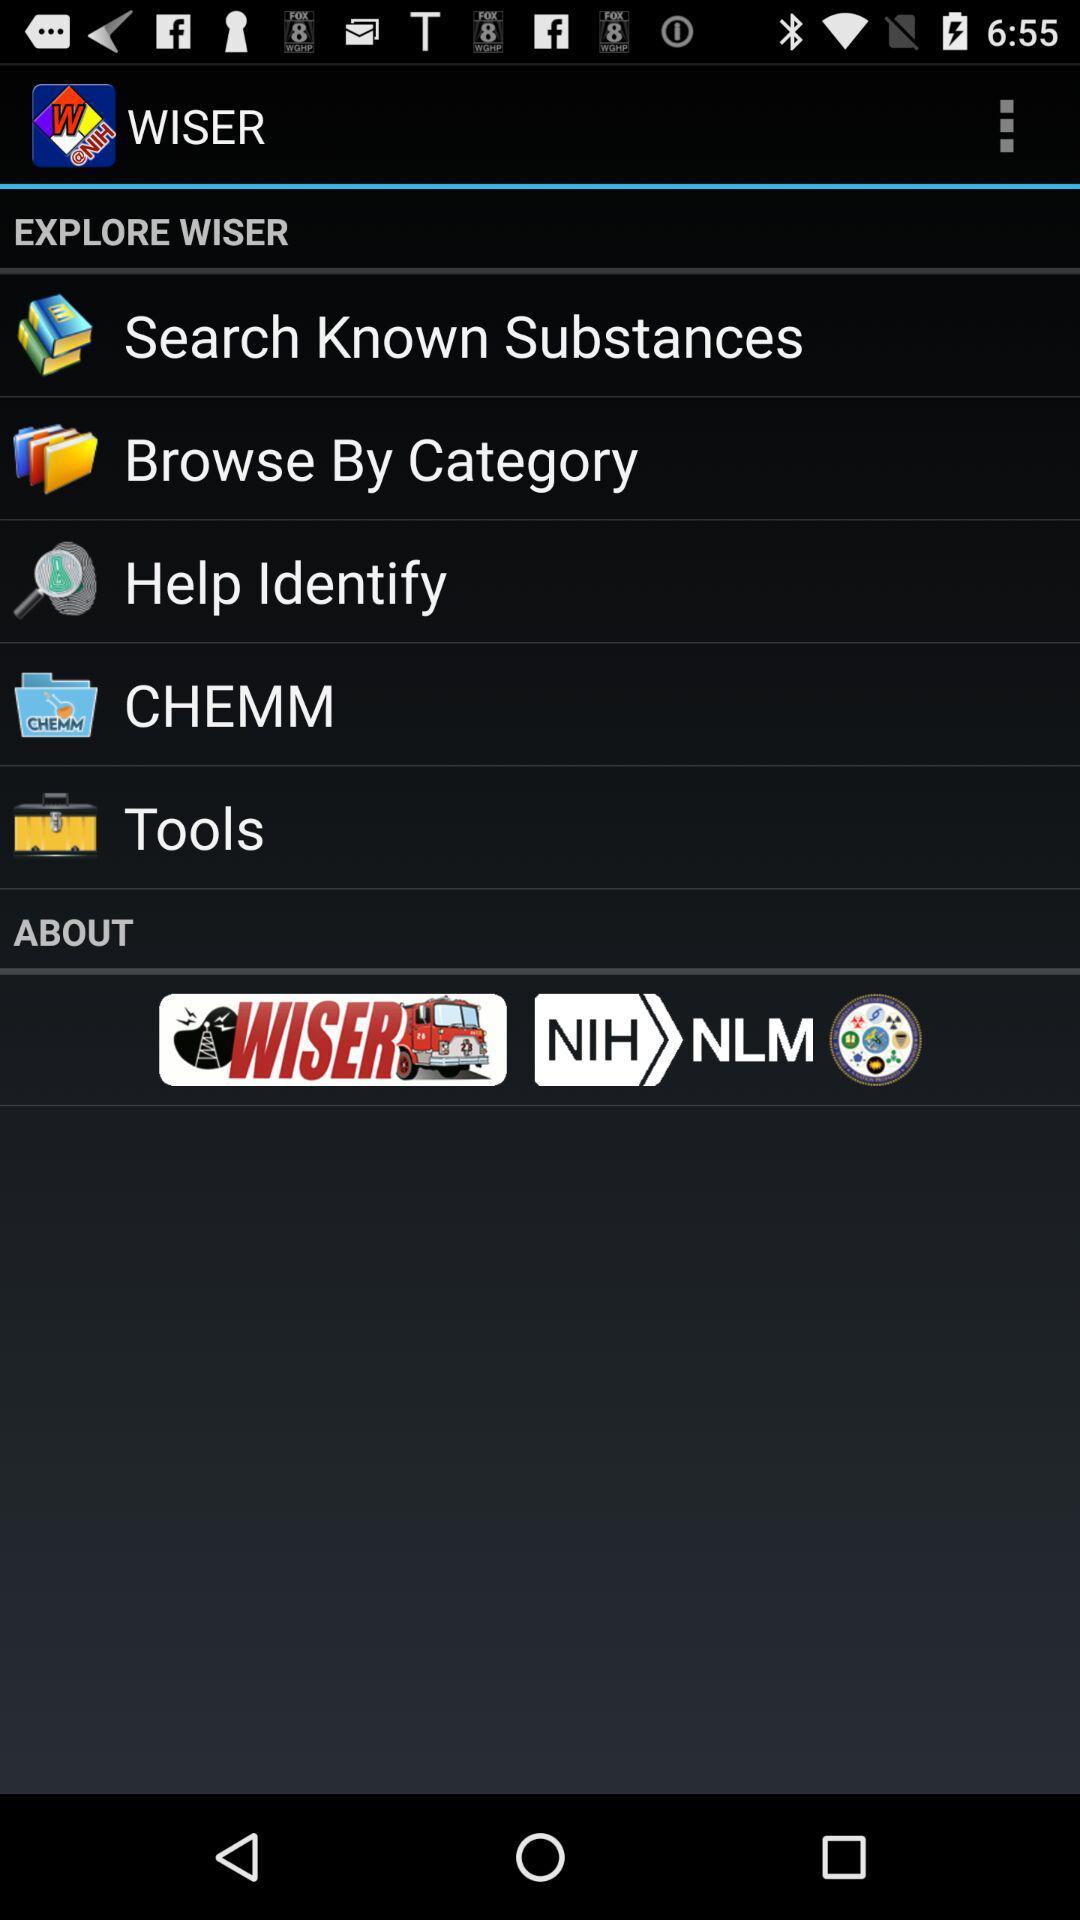 Image resolution: width=1080 pixels, height=1920 pixels. I want to click on the about, so click(540, 930).